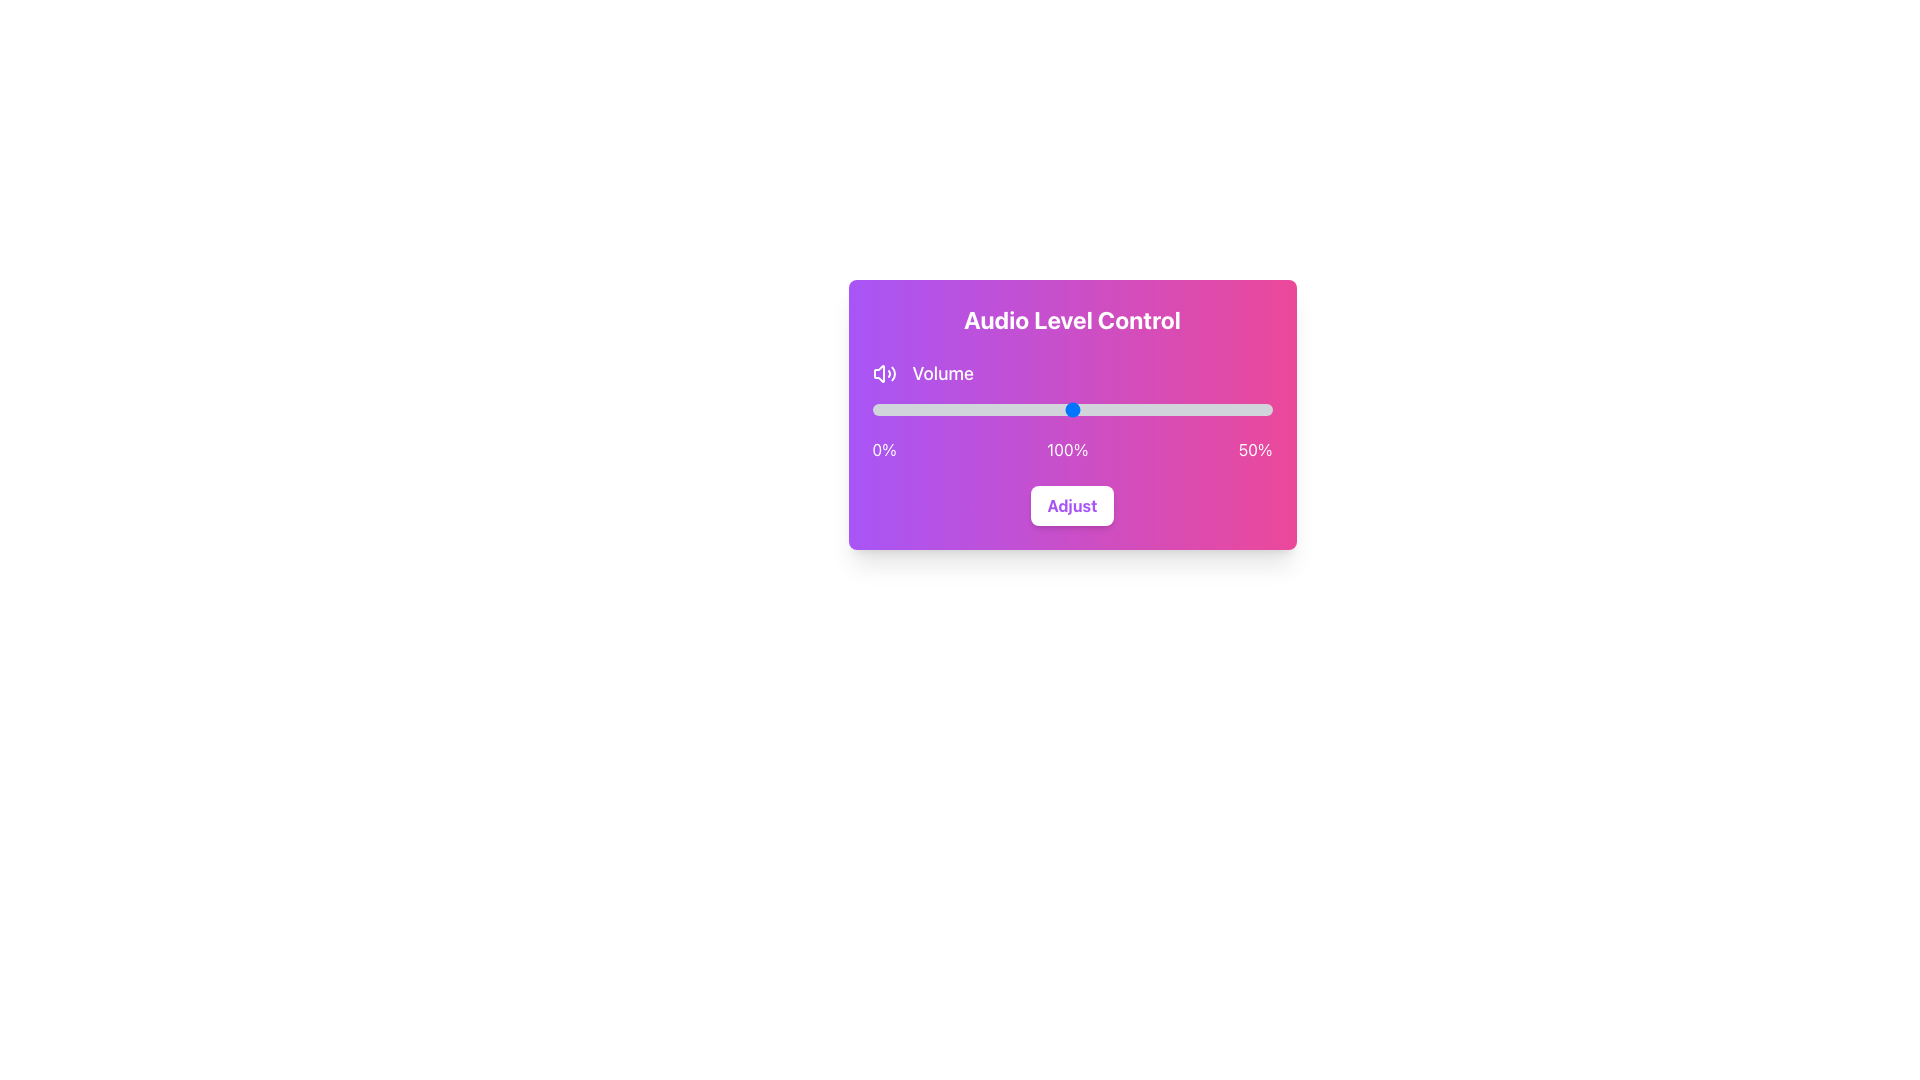 The width and height of the screenshot is (1920, 1080). I want to click on the 'Volume' text label, which is prominently styled in white and located near the top left of the 'Audio Level Control' card, positioned to the right of the speaker icon, so click(942, 374).